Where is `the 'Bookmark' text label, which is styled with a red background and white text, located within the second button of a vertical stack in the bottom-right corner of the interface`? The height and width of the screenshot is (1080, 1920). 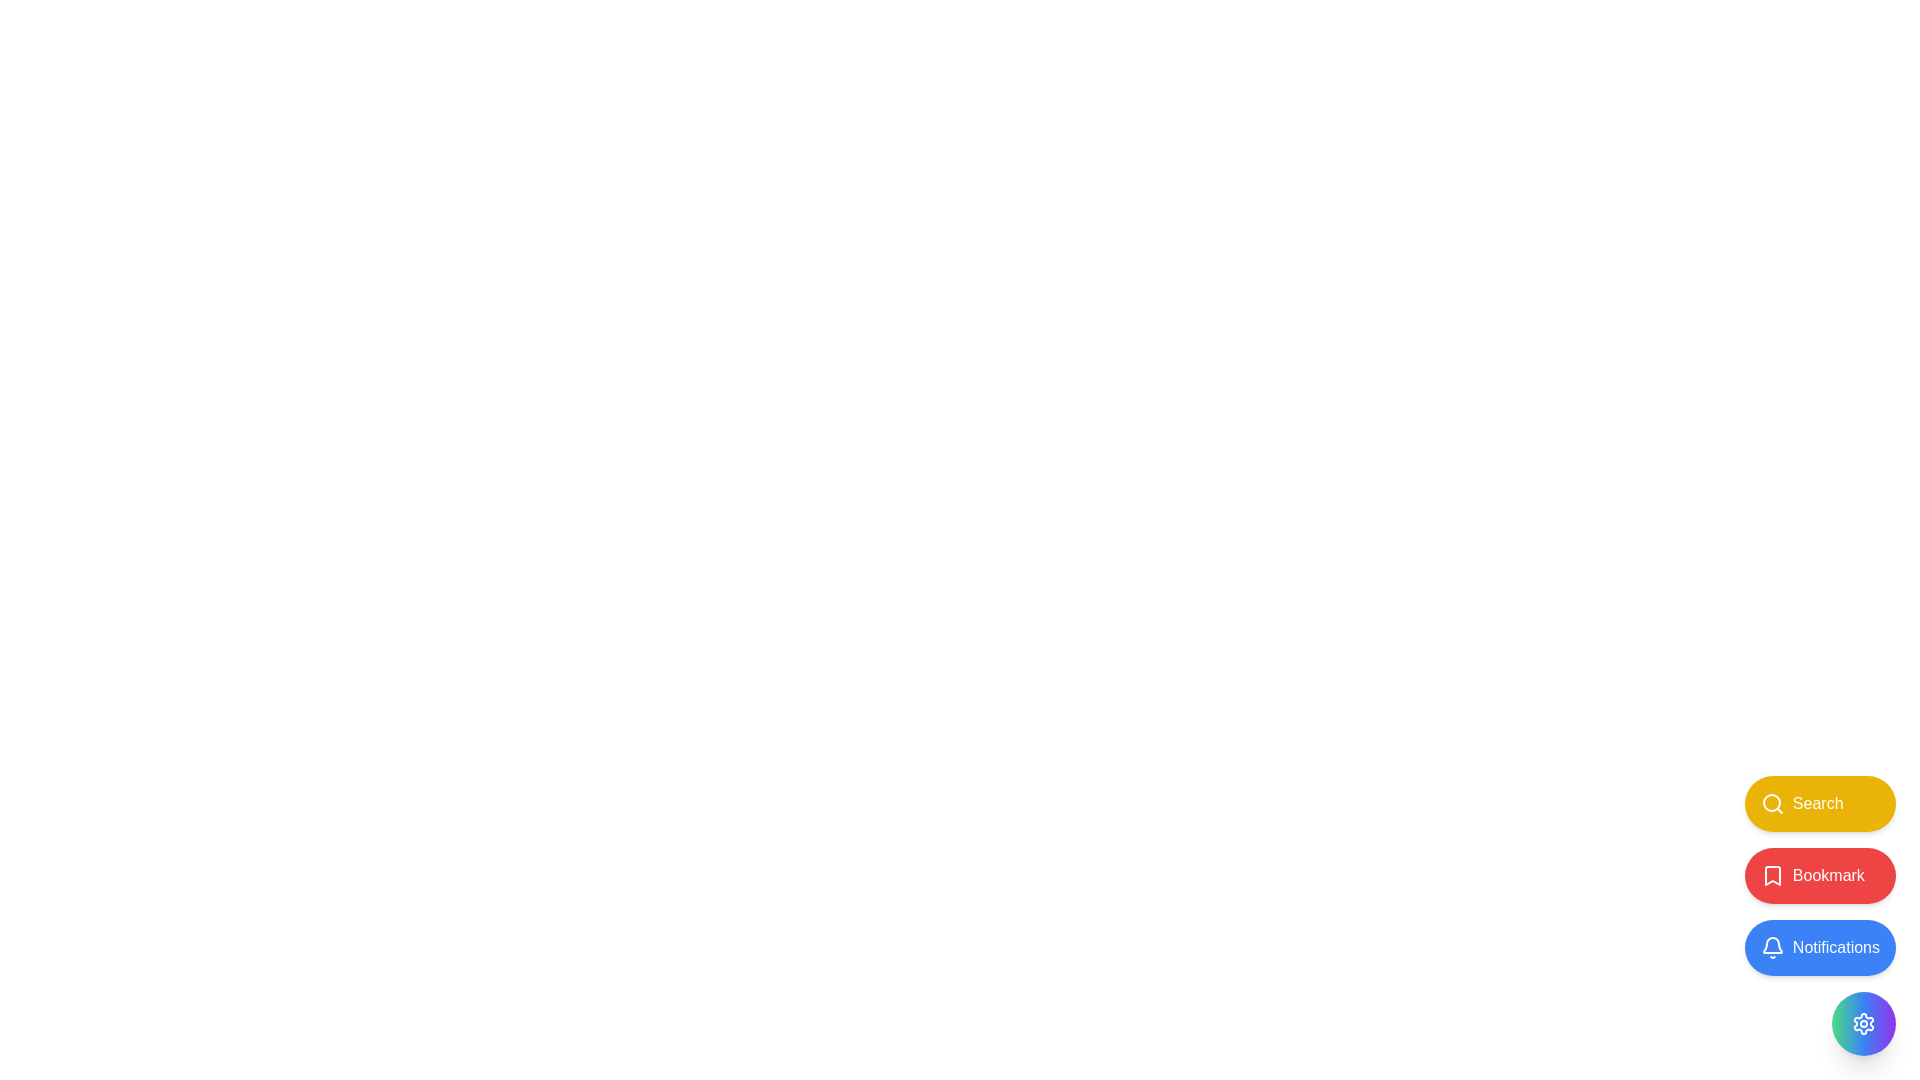 the 'Bookmark' text label, which is styled with a red background and white text, located within the second button of a vertical stack in the bottom-right corner of the interface is located at coordinates (1828, 874).